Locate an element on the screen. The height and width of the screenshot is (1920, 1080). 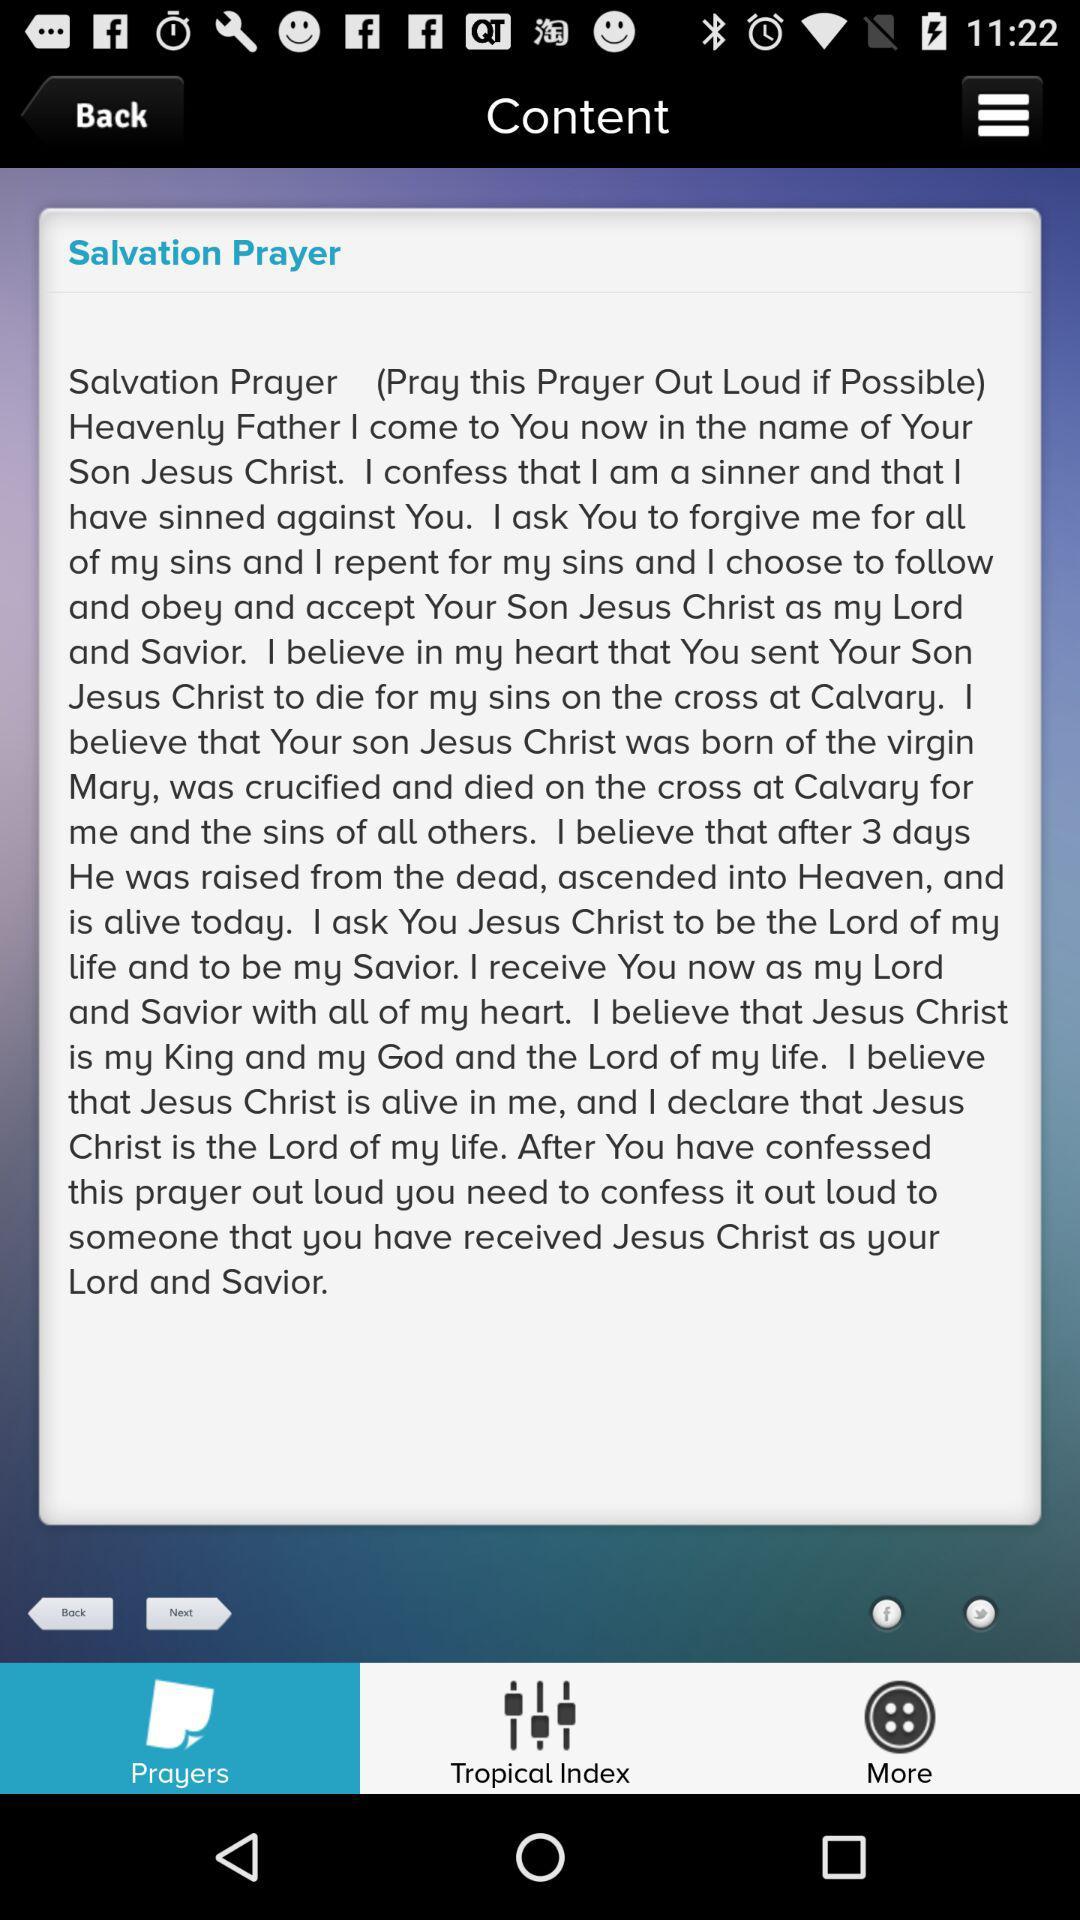
the icon to the right of the content is located at coordinates (1002, 114).